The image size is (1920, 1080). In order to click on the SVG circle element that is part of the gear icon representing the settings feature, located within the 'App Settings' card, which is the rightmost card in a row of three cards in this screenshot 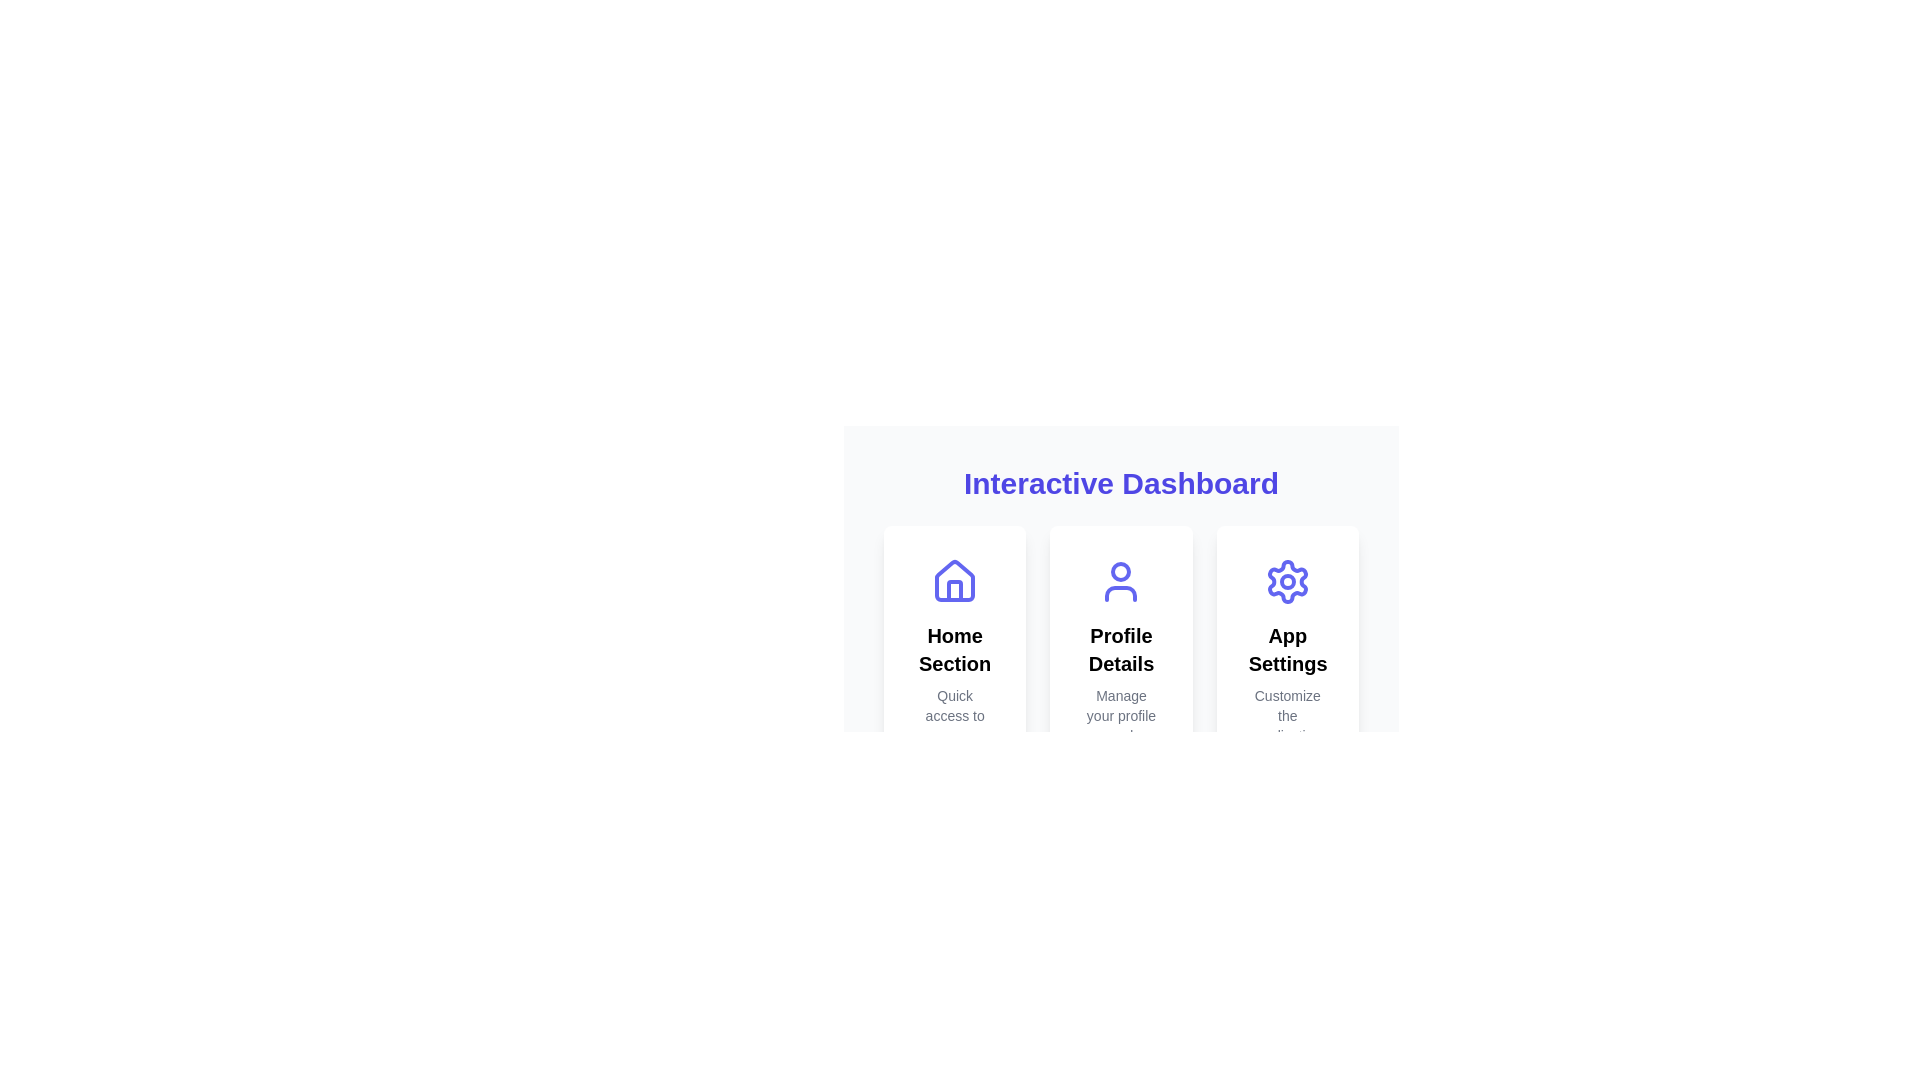, I will do `click(1287, 582)`.